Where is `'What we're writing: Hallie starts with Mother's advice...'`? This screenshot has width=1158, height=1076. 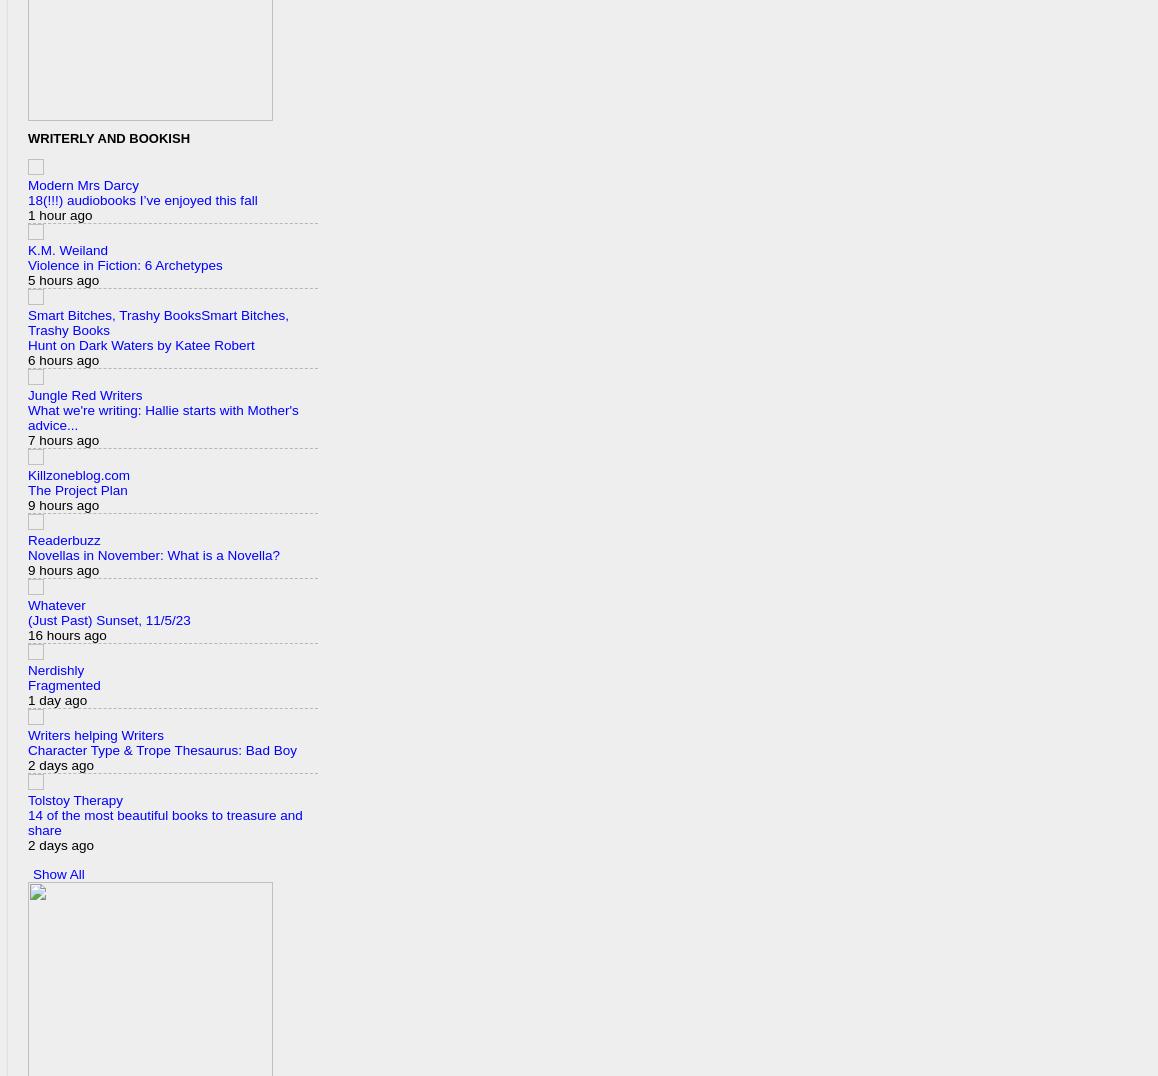
'What we're writing: Hallie starts with Mother's advice...' is located at coordinates (162, 418).